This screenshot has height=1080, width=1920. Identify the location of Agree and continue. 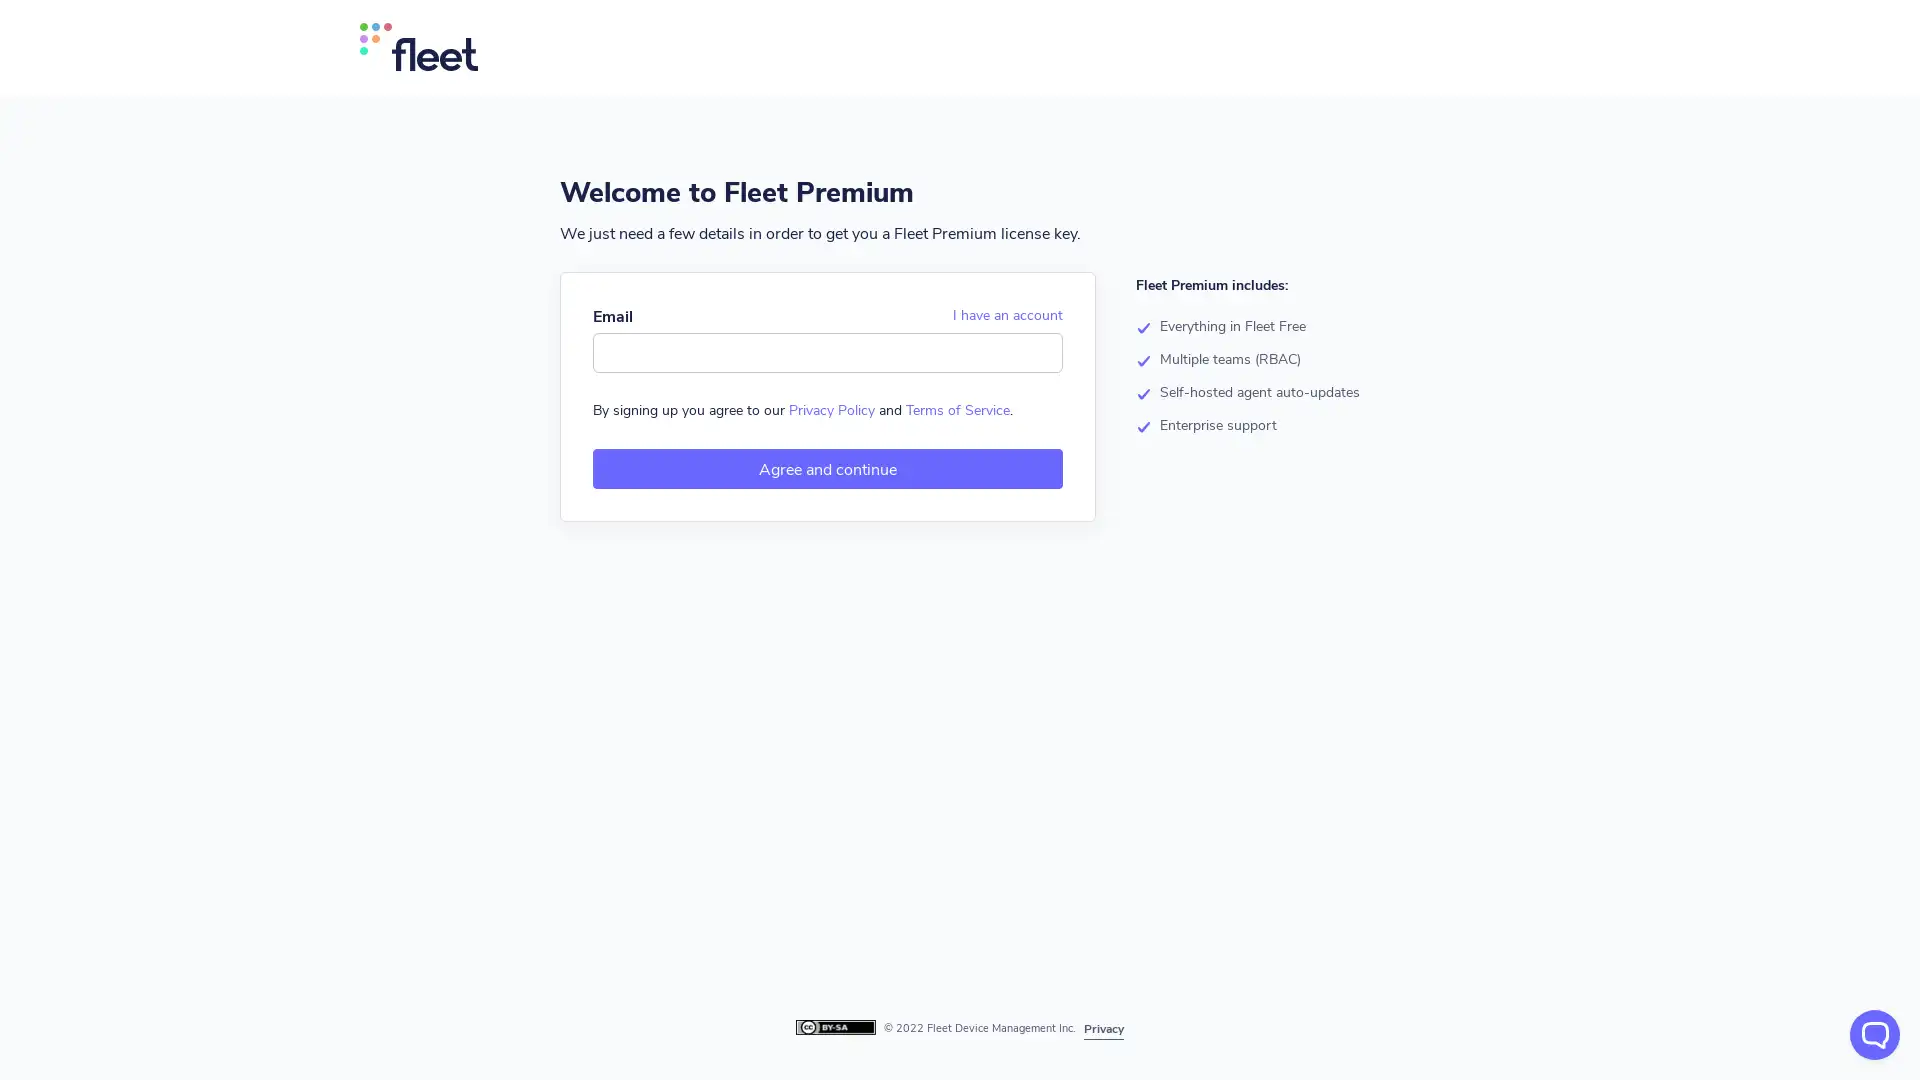
(827, 469).